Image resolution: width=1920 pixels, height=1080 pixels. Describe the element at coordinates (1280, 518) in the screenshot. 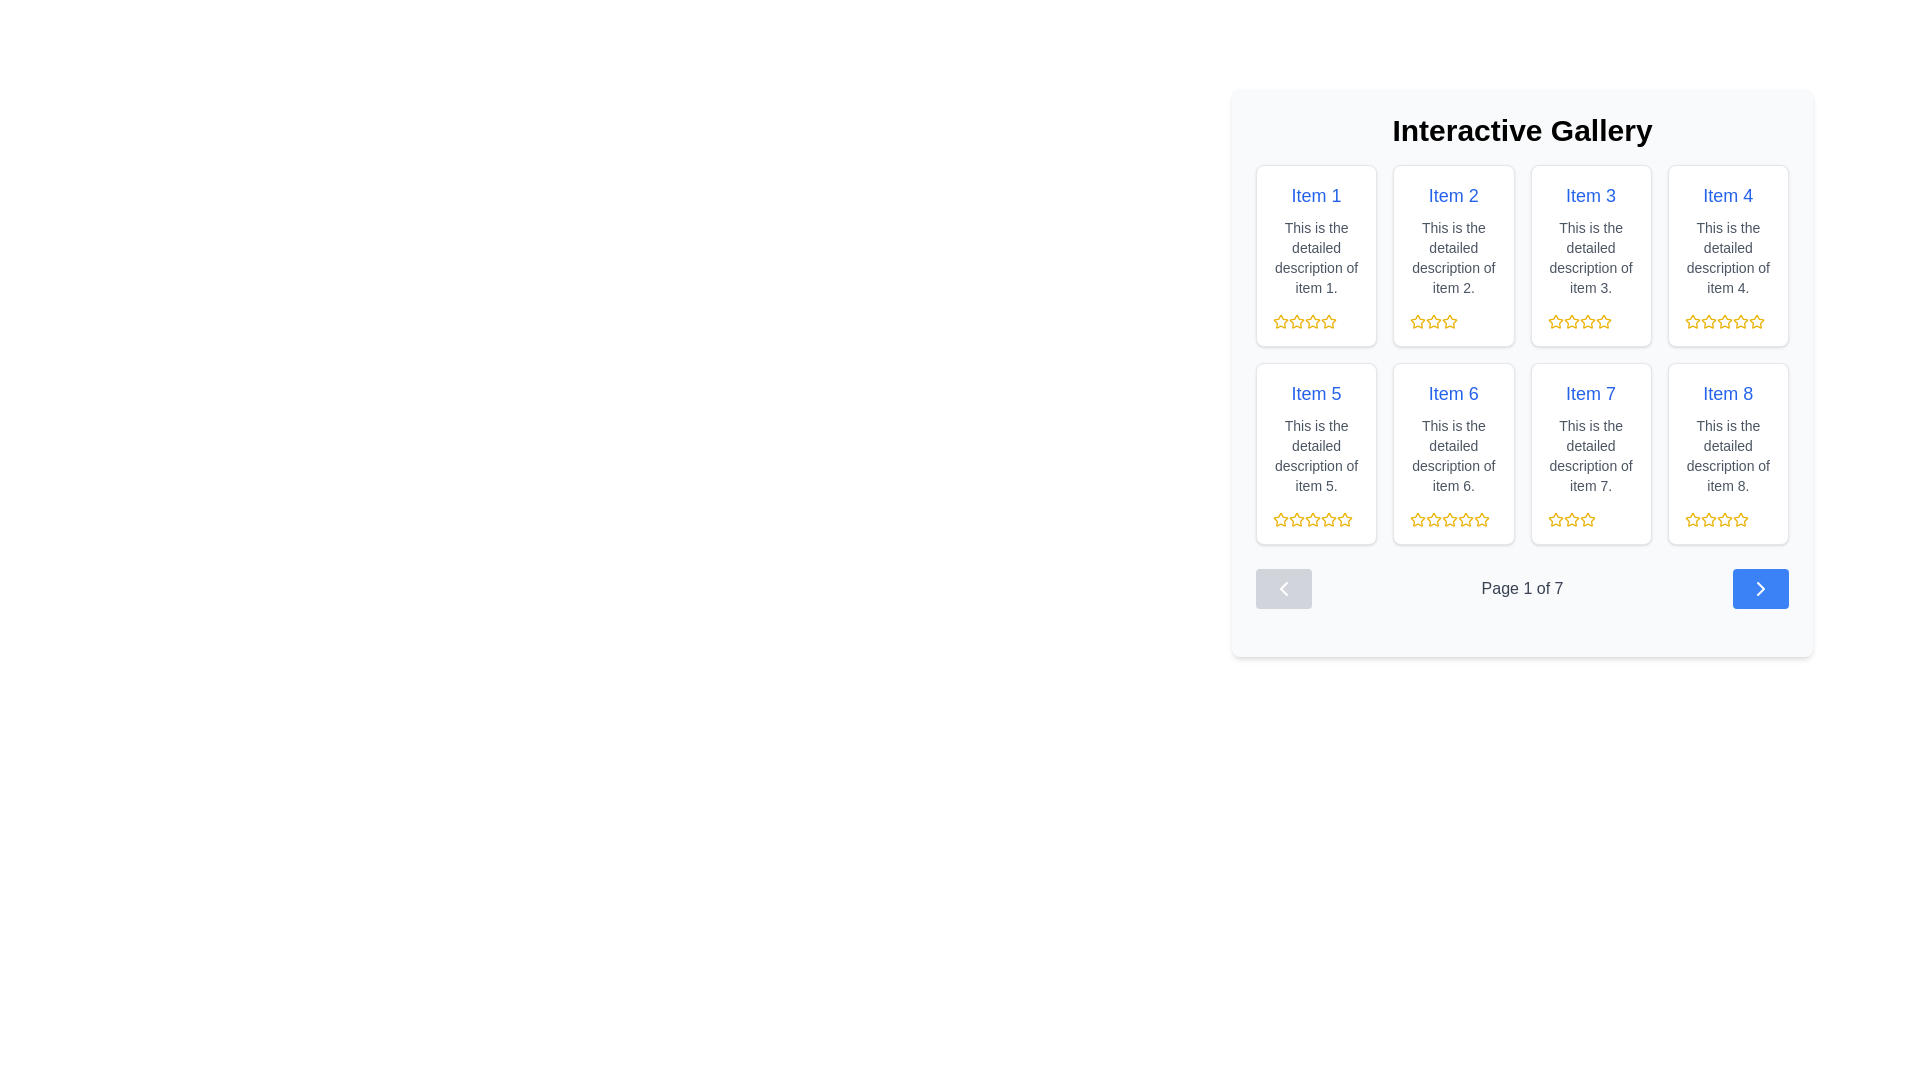

I see `the first yellow star icon button for rating` at that location.